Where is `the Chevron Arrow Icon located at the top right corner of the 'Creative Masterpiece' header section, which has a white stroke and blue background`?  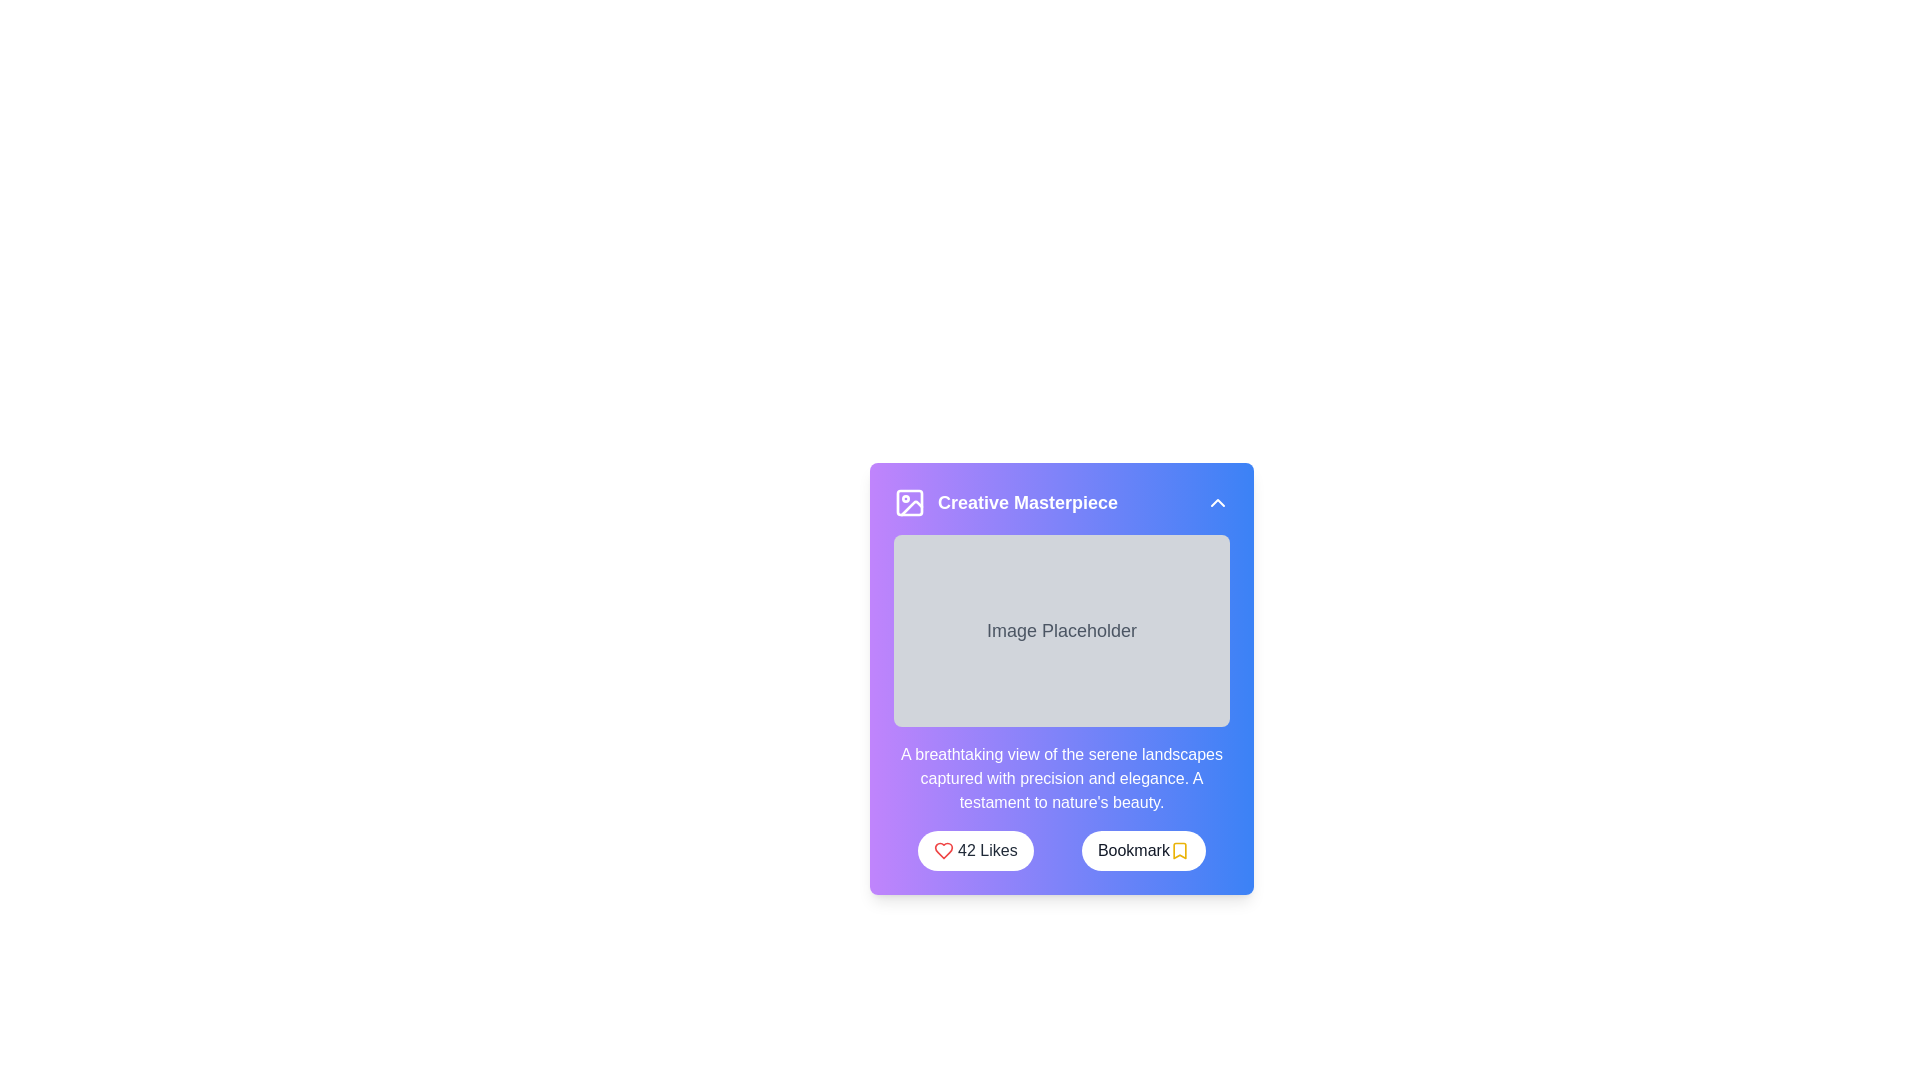 the Chevron Arrow Icon located at the top right corner of the 'Creative Masterpiece' header section, which has a white stroke and blue background is located at coordinates (1217, 501).